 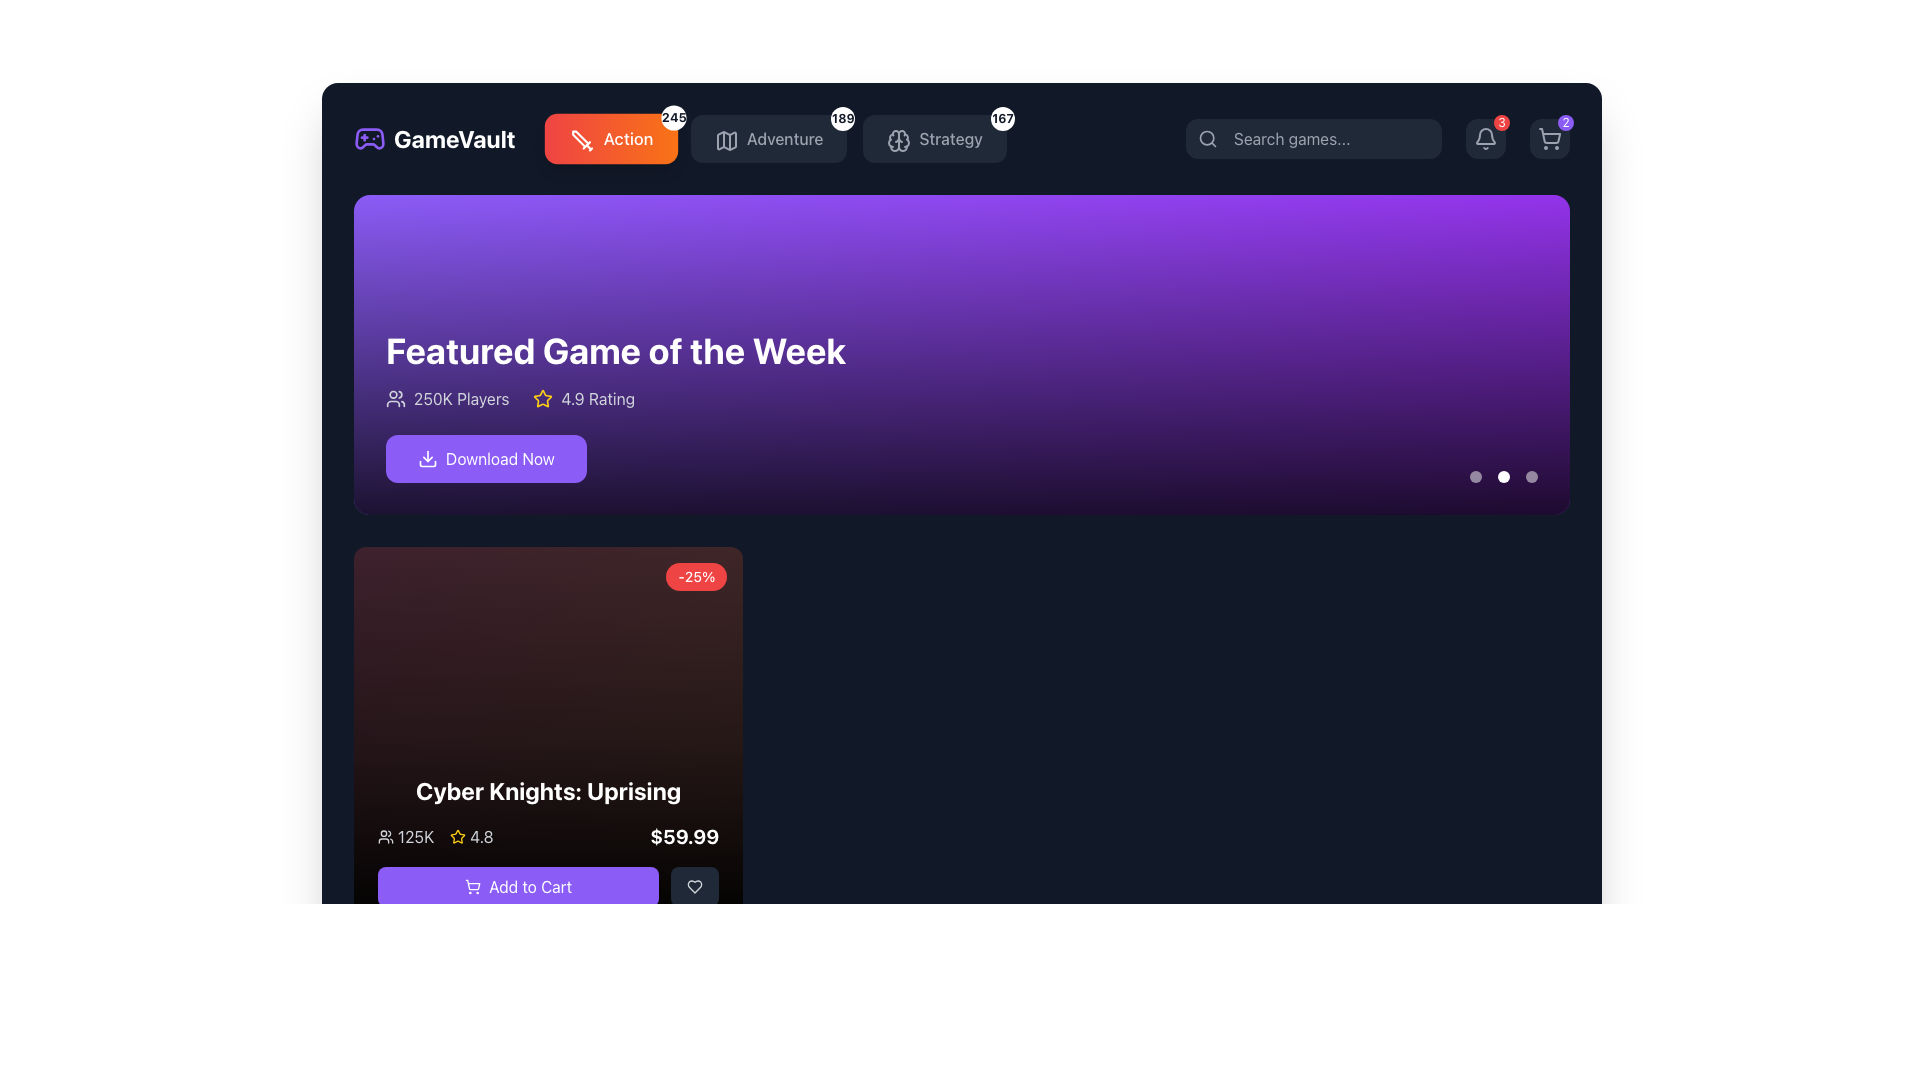 What do you see at coordinates (543, 398) in the screenshot?
I see `the static decorative SVG star icon that visually represents the rating system for the featured game, located in the top header bar next to the 4.9 rating score` at bounding box center [543, 398].